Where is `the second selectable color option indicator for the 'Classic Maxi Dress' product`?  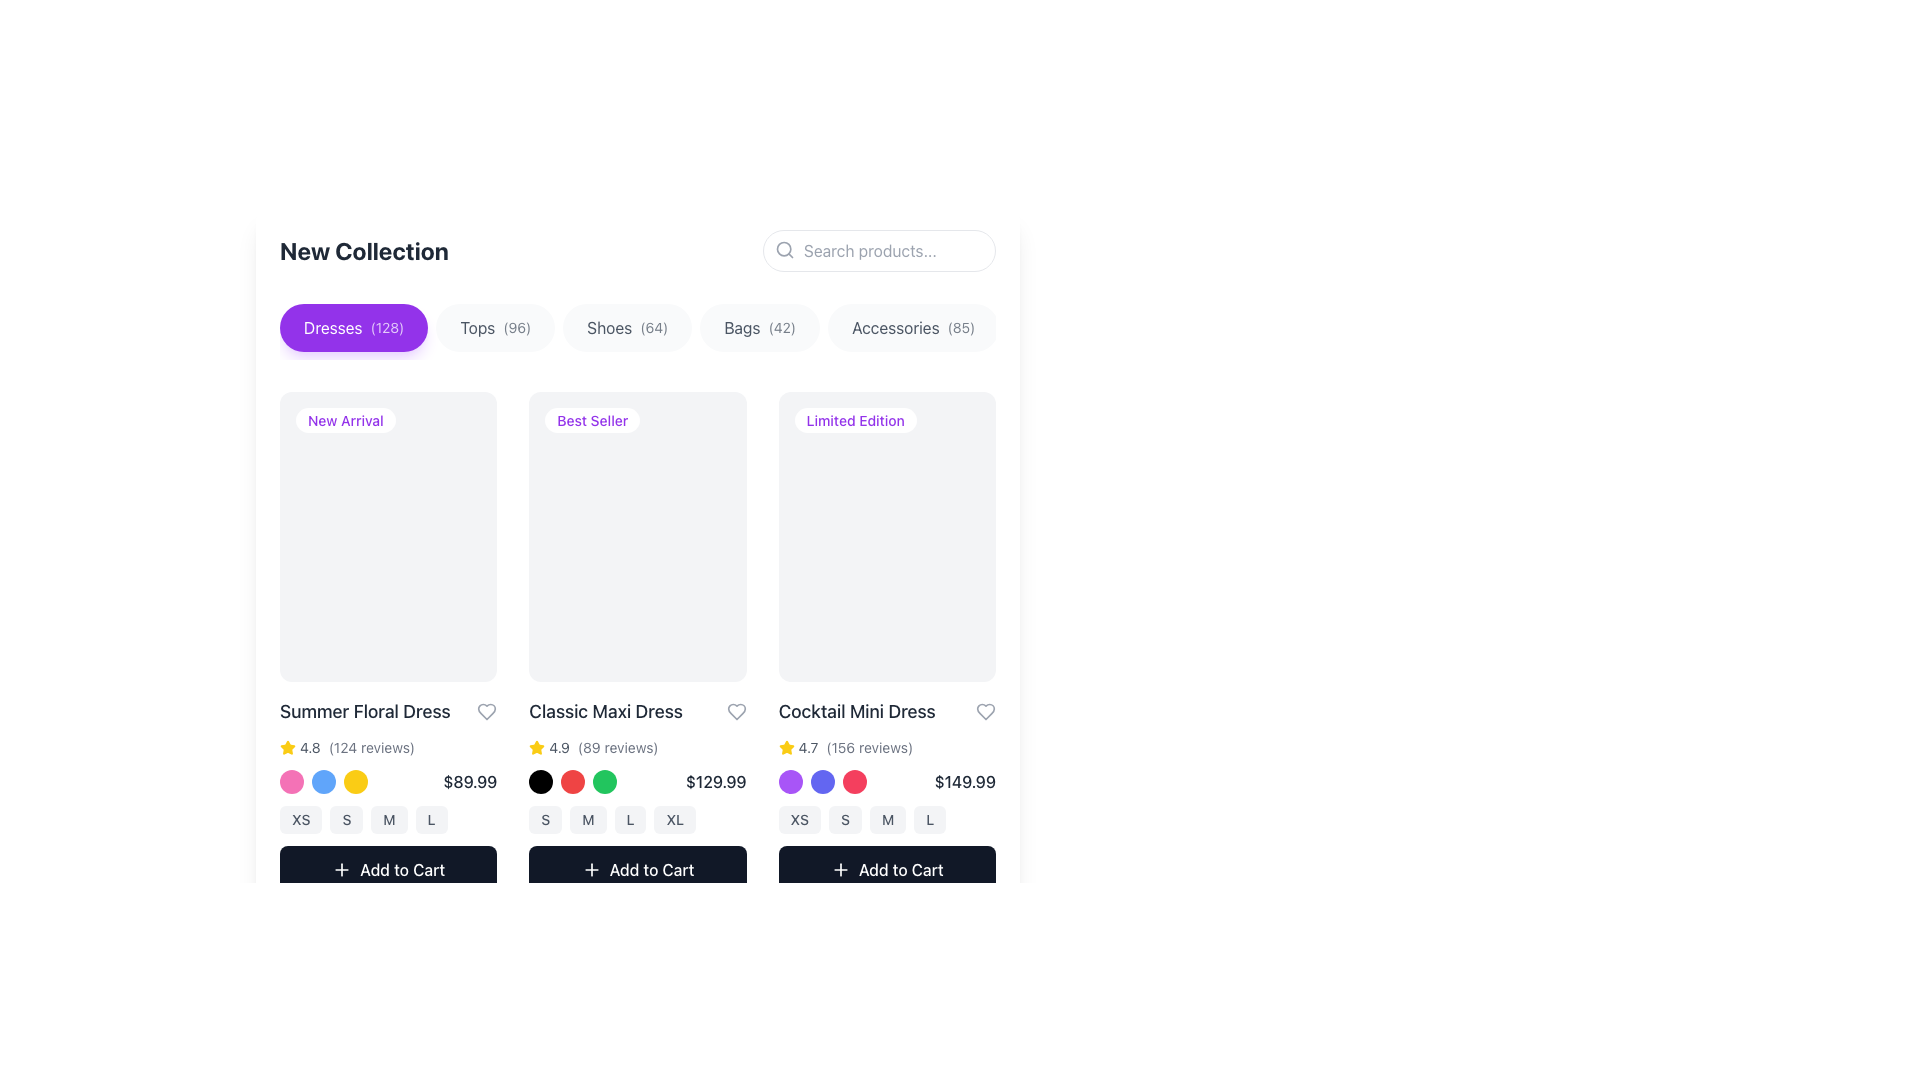
the second selectable color option indicator for the 'Classic Maxi Dress' product is located at coordinates (572, 780).